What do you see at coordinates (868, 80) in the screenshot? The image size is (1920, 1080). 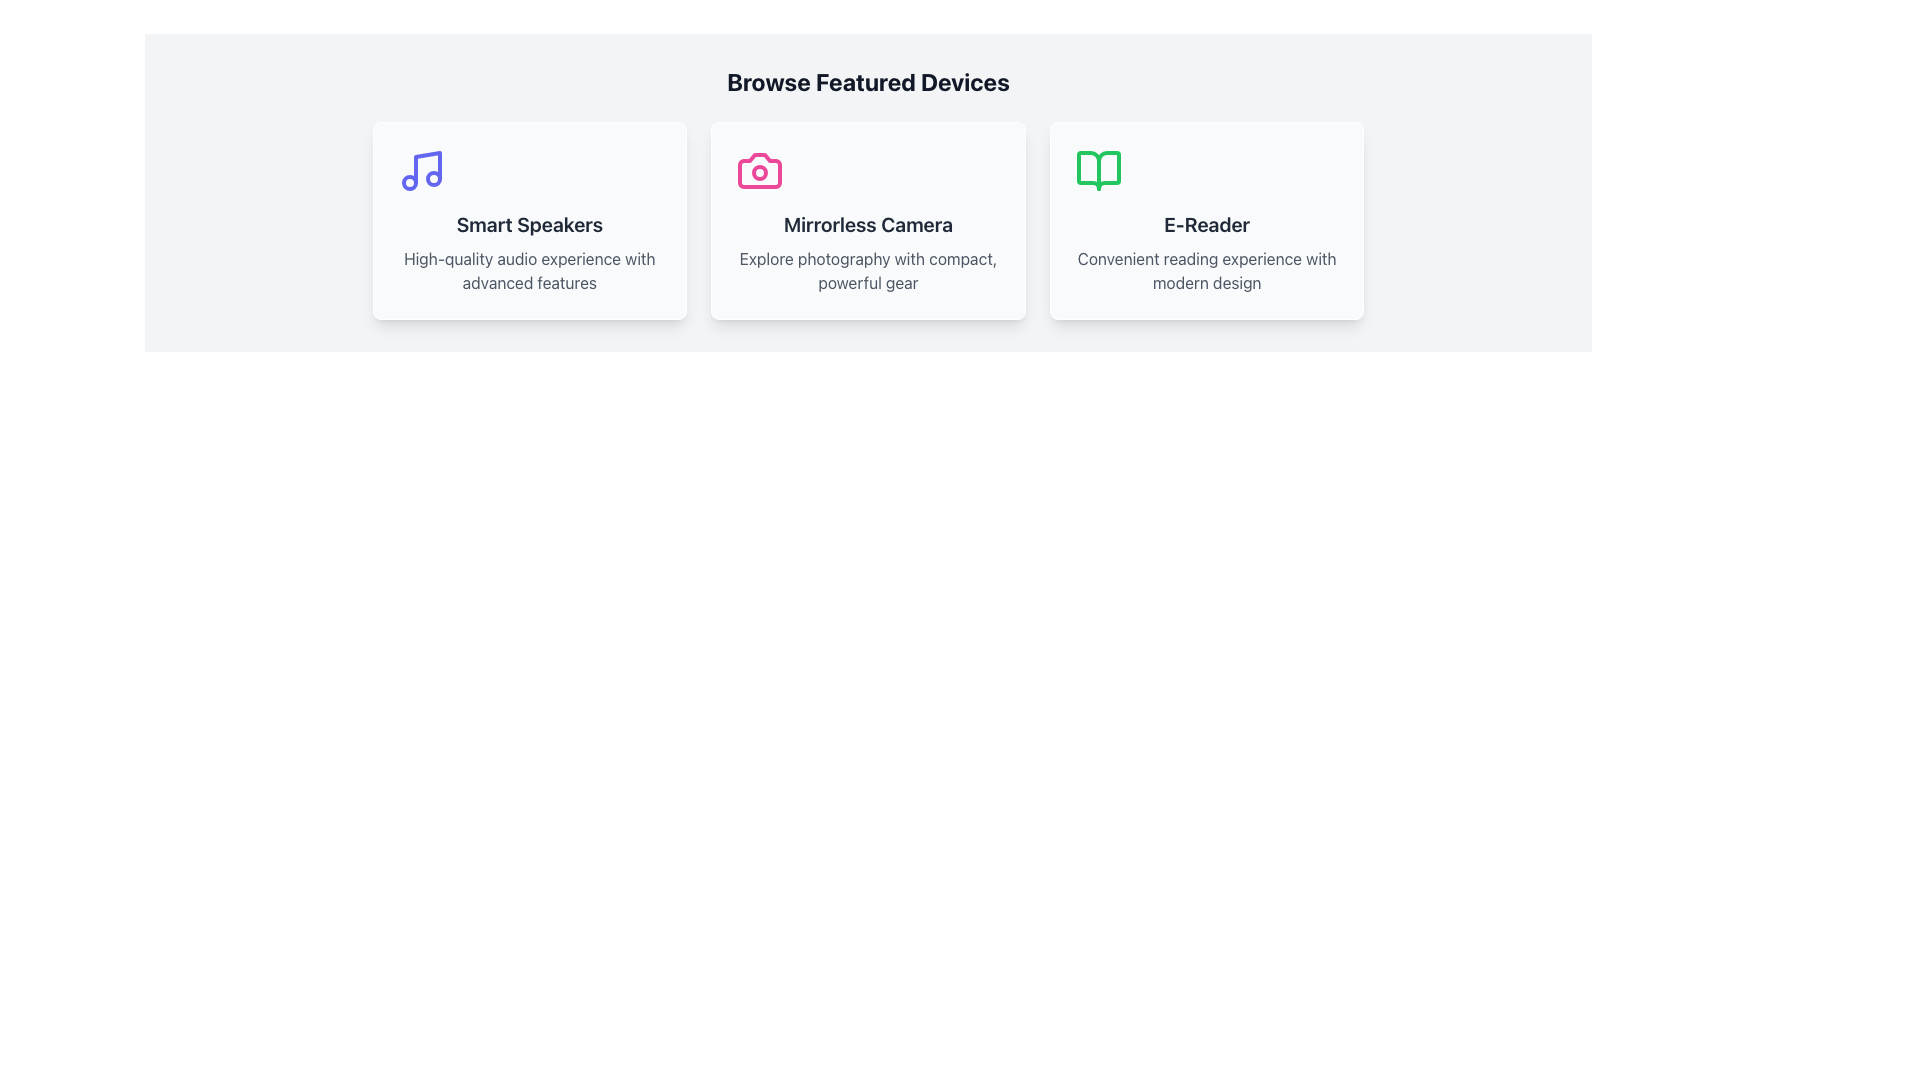 I see `the Header Text element that introduces the feature content above the grid containing cards for 'Smart Speakers', 'Mirrorless Cameras', and 'E-Readers'` at bounding box center [868, 80].